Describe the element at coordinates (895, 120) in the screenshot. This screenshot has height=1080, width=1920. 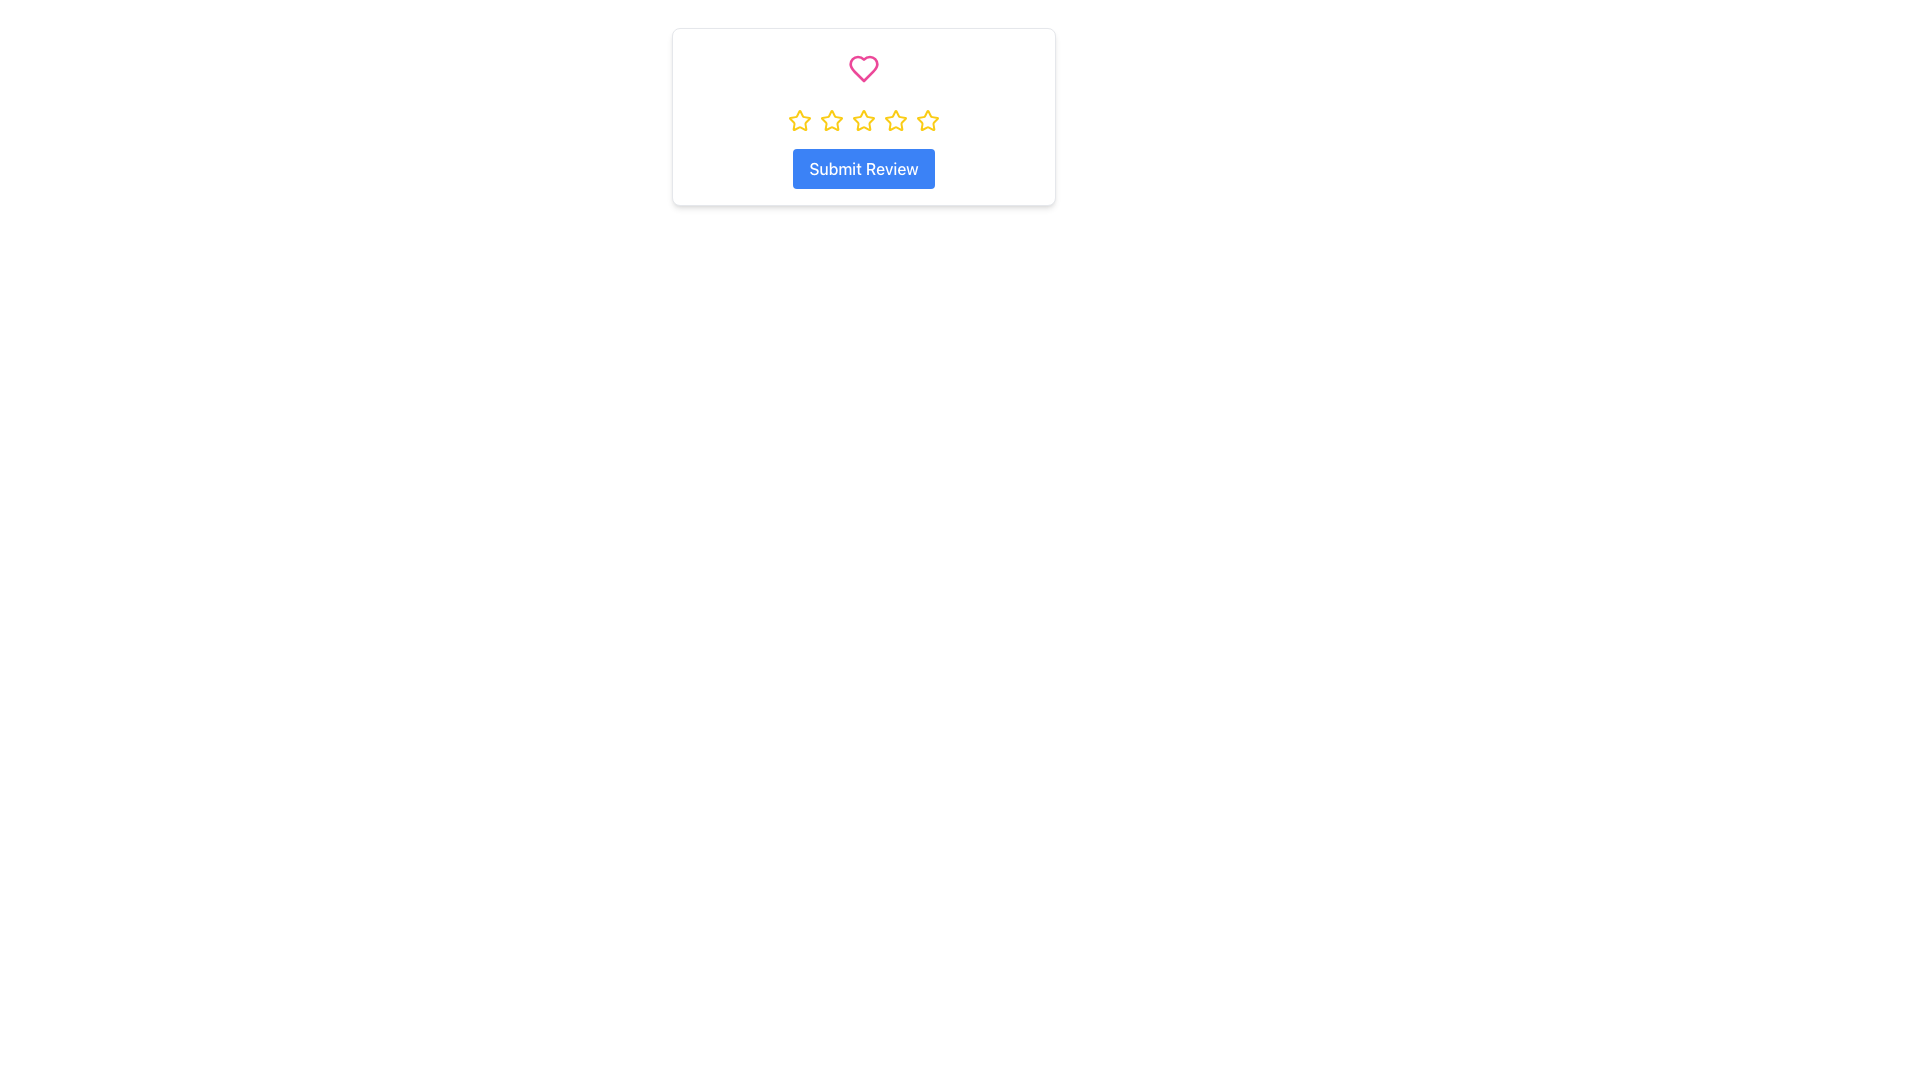
I see `the third rating star icon` at that location.